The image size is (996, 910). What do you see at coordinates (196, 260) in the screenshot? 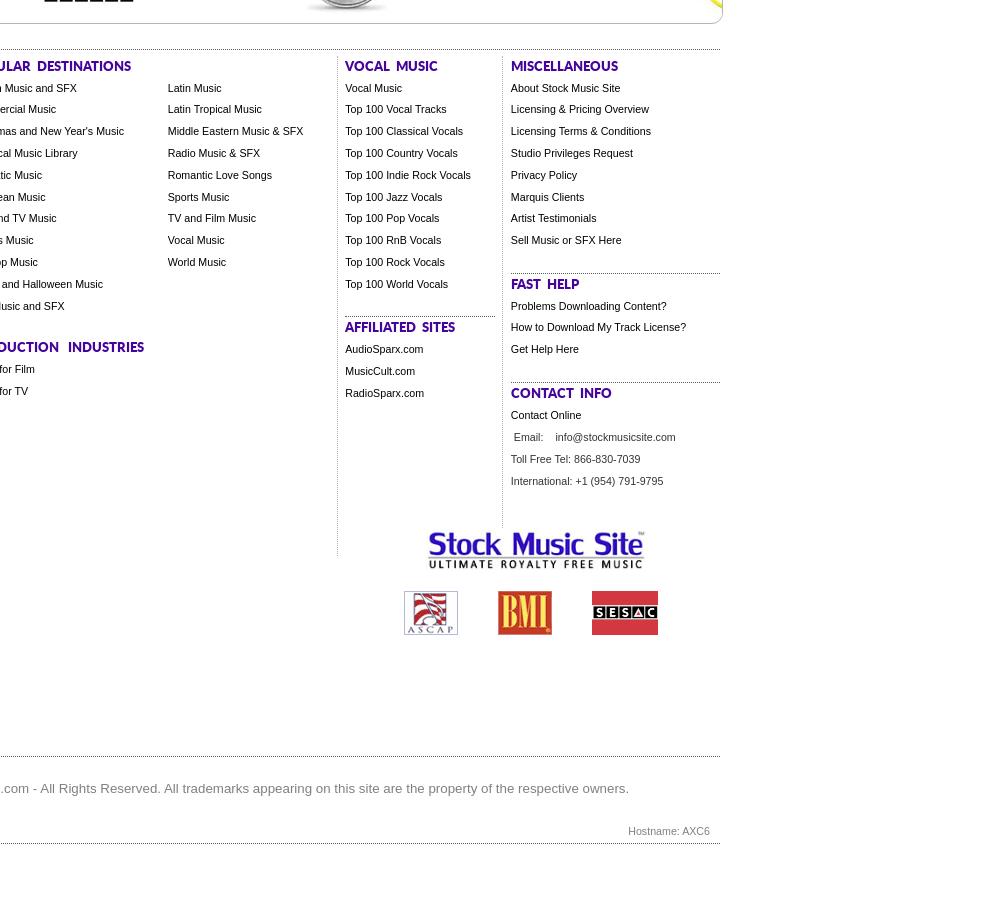
I see `'World Music'` at bounding box center [196, 260].